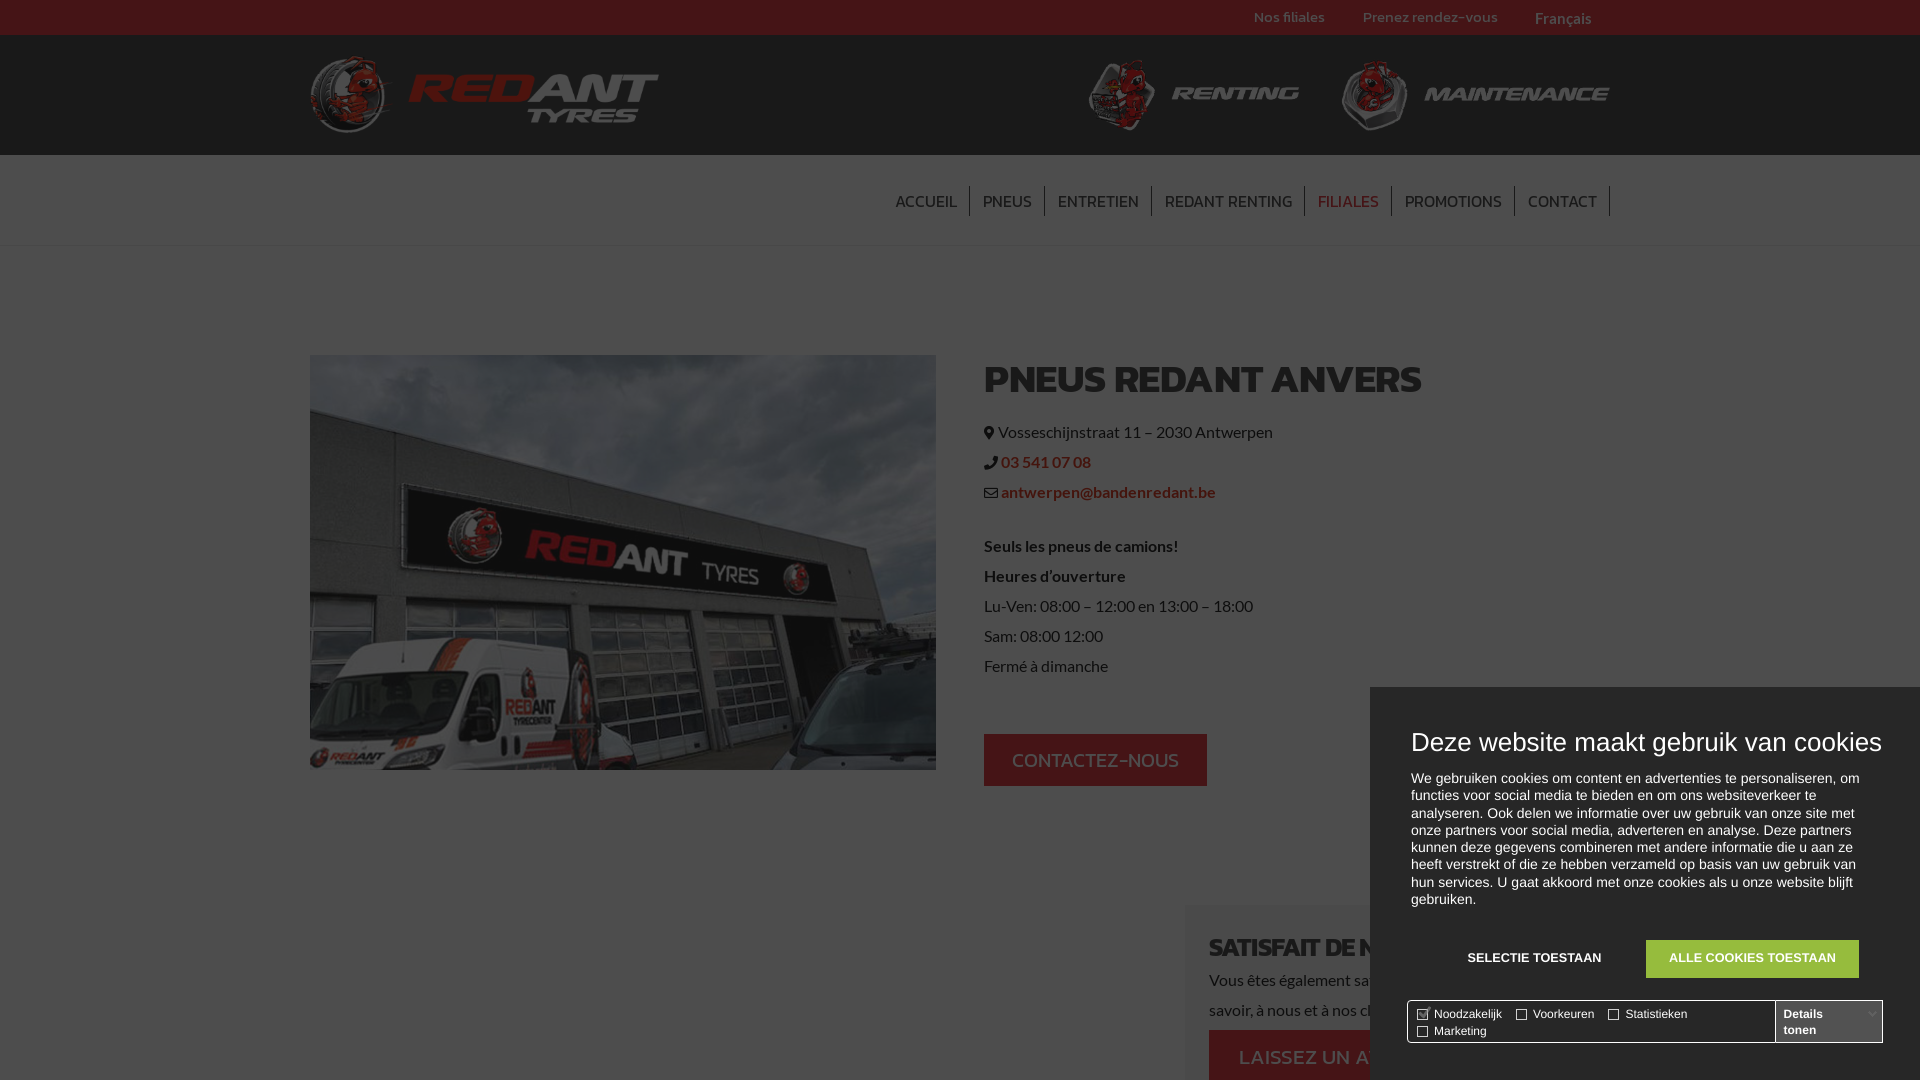 The height and width of the screenshot is (1080, 1920). Describe the element at coordinates (1751, 958) in the screenshot. I see `'ALLE COOKIES TOESTAAN'` at that location.